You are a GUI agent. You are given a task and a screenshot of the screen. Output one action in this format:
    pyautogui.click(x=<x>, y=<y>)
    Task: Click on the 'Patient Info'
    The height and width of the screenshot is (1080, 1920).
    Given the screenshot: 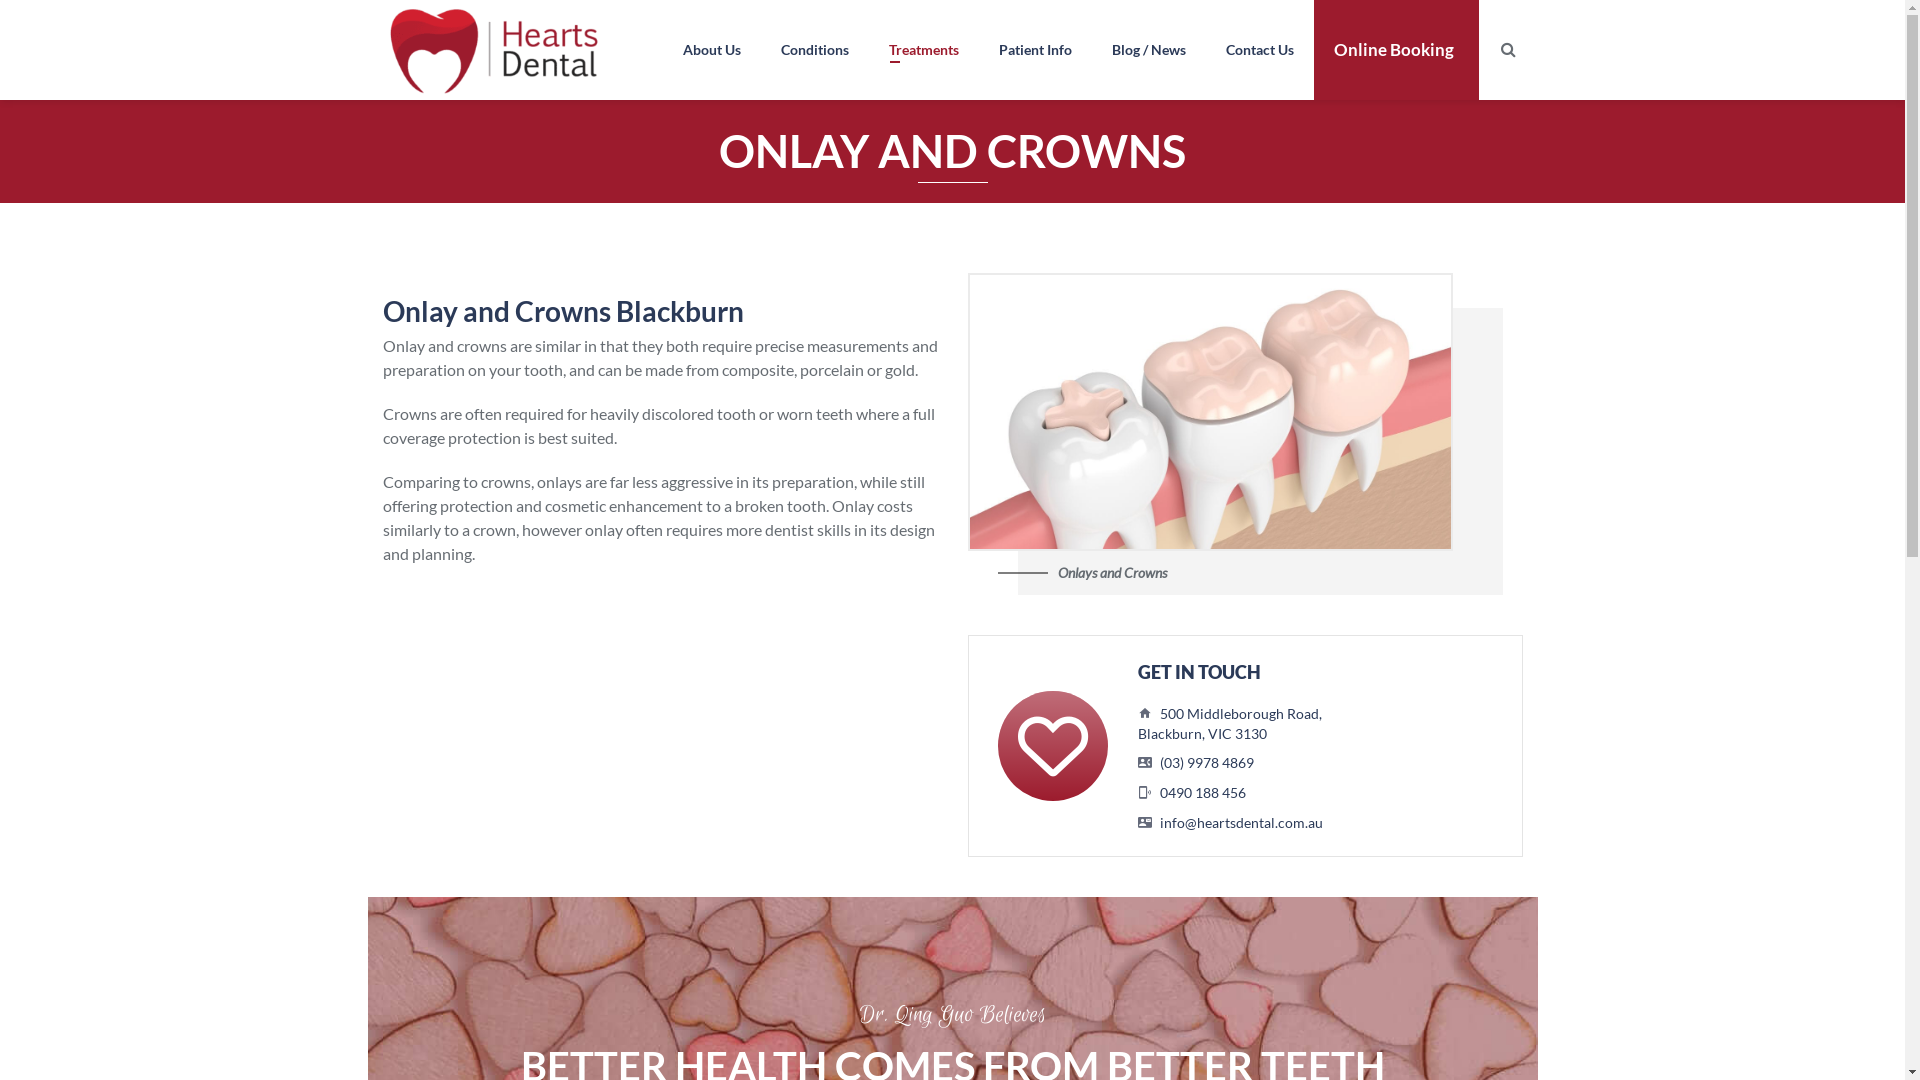 What is the action you would take?
    pyautogui.click(x=1034, y=49)
    